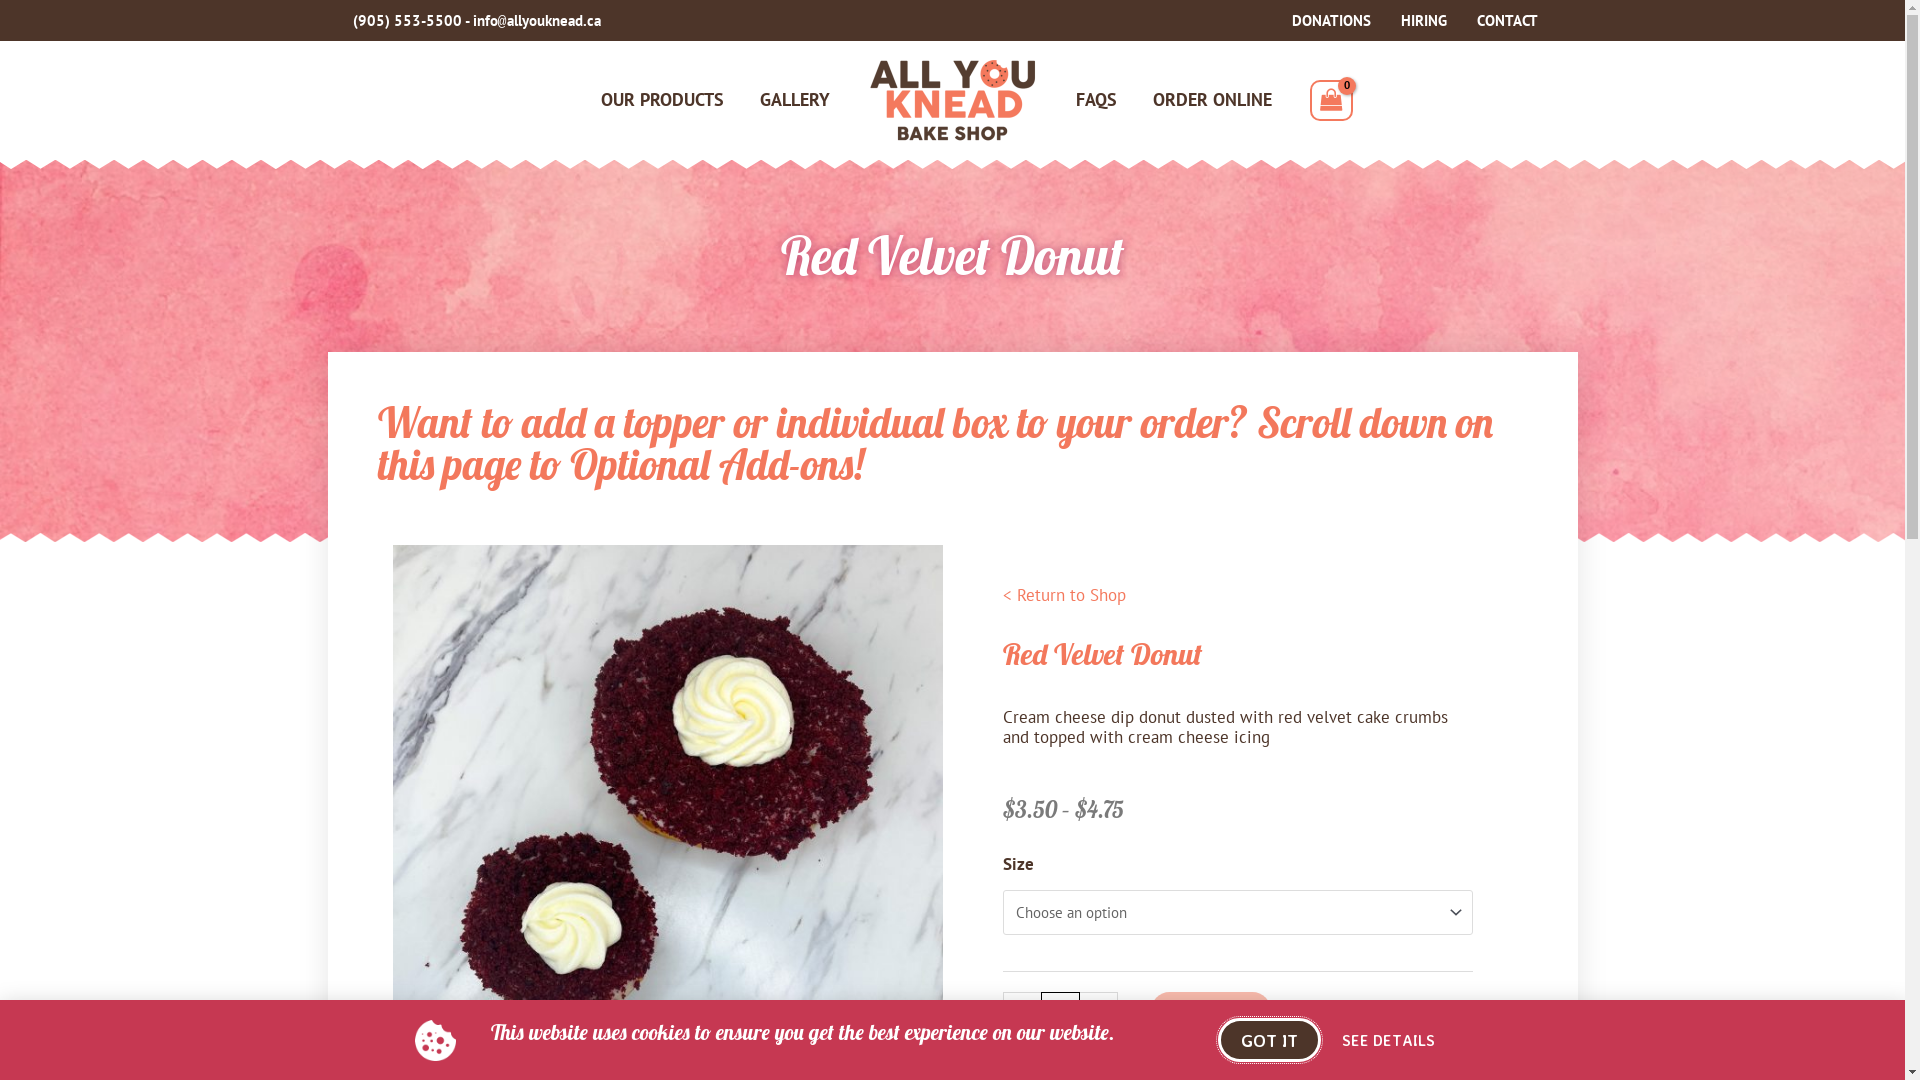  Describe the element at coordinates (661, 100) in the screenshot. I see `'OUR PRODUCTS'` at that location.